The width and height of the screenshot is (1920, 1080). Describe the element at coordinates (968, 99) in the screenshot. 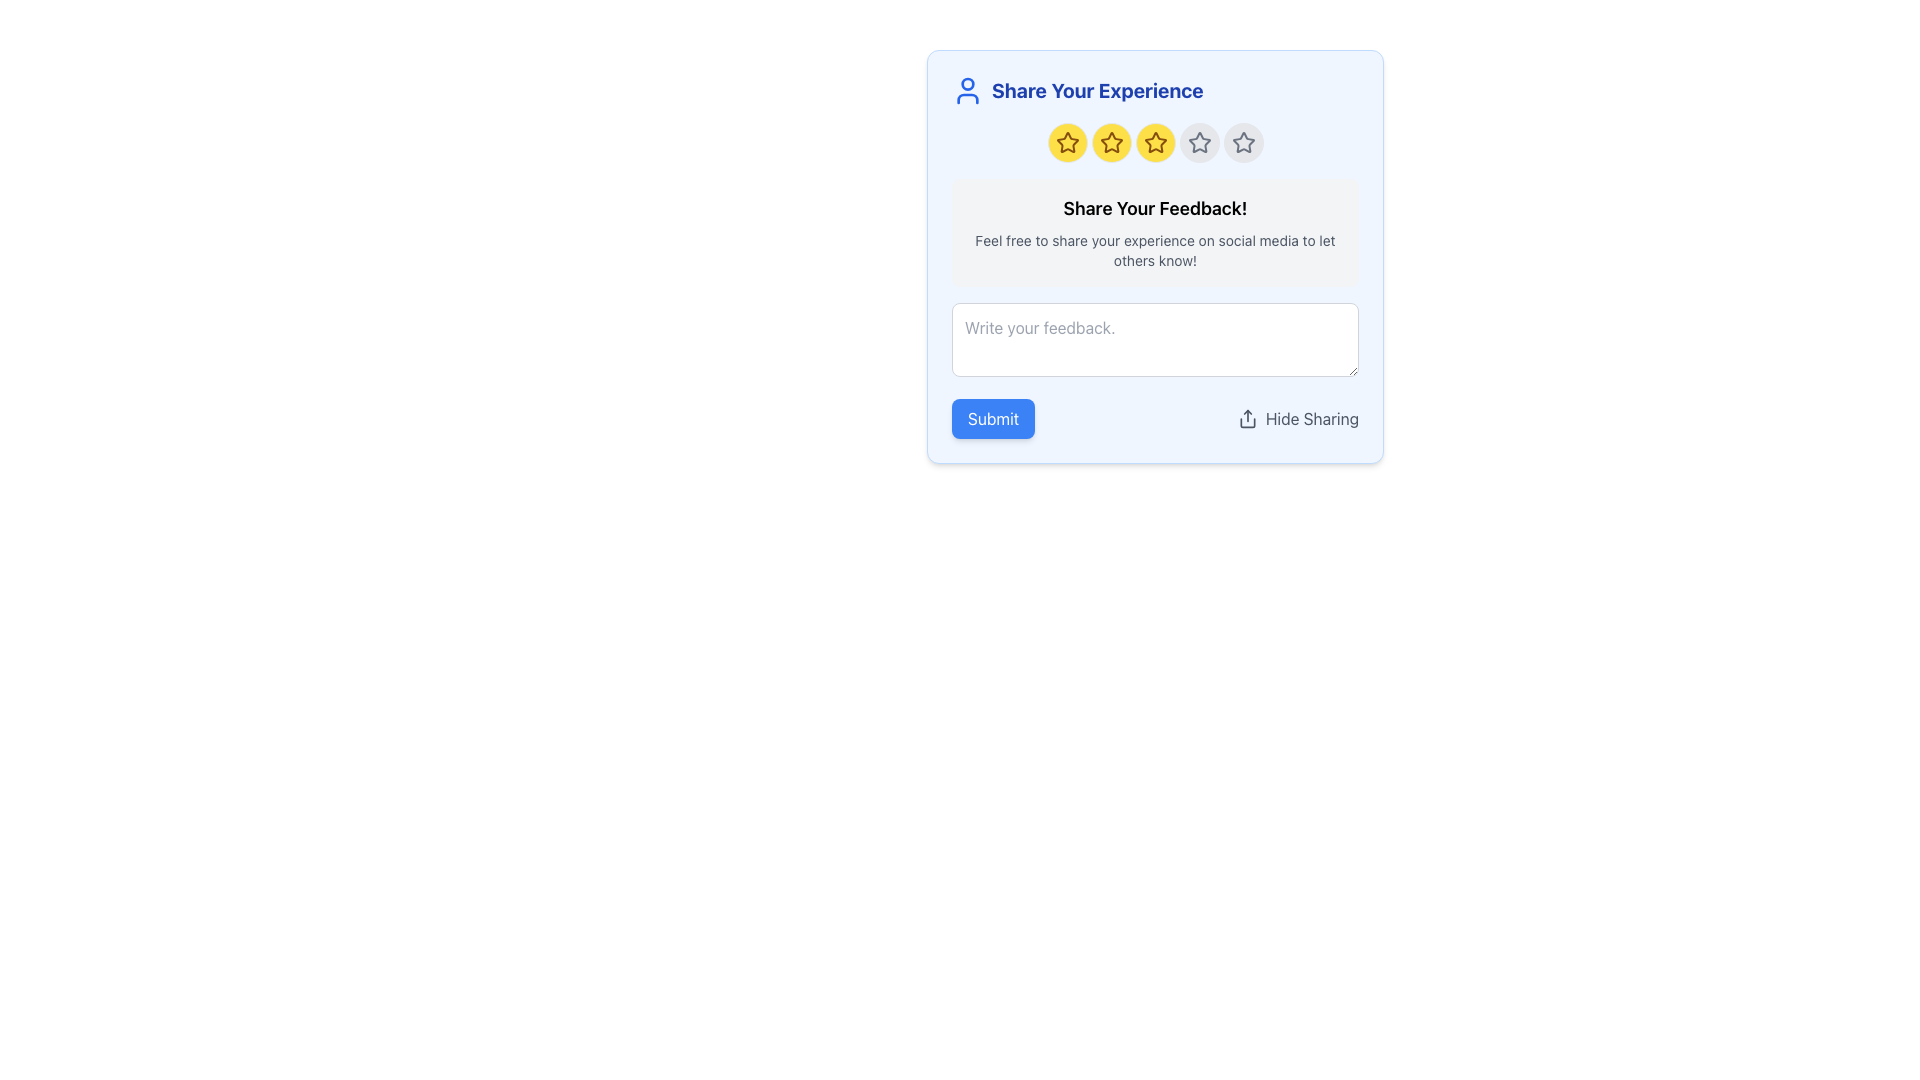

I see `the lower portion of the user icon within the feedback card component, which symbolizes the body of a person` at that location.